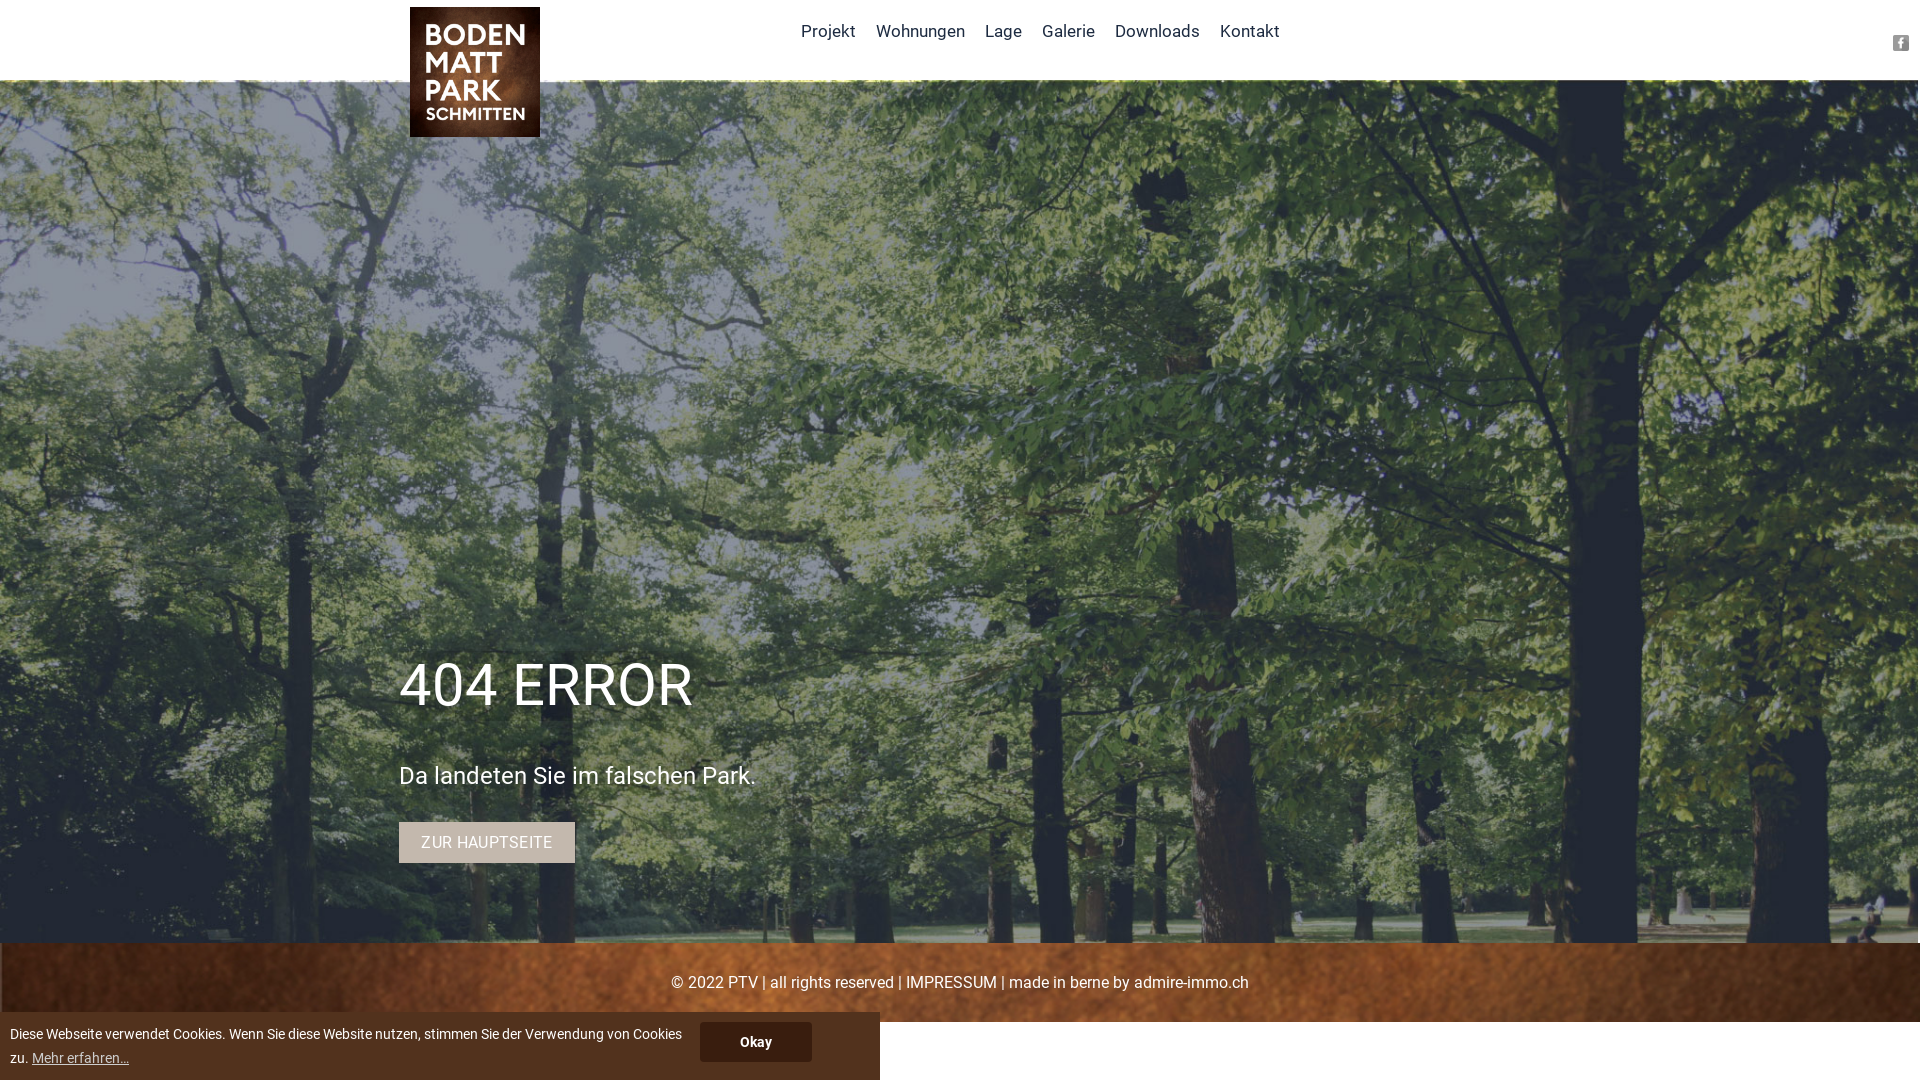 Image resolution: width=1920 pixels, height=1080 pixels. Describe the element at coordinates (700, 1040) in the screenshot. I see `'Okay'` at that location.